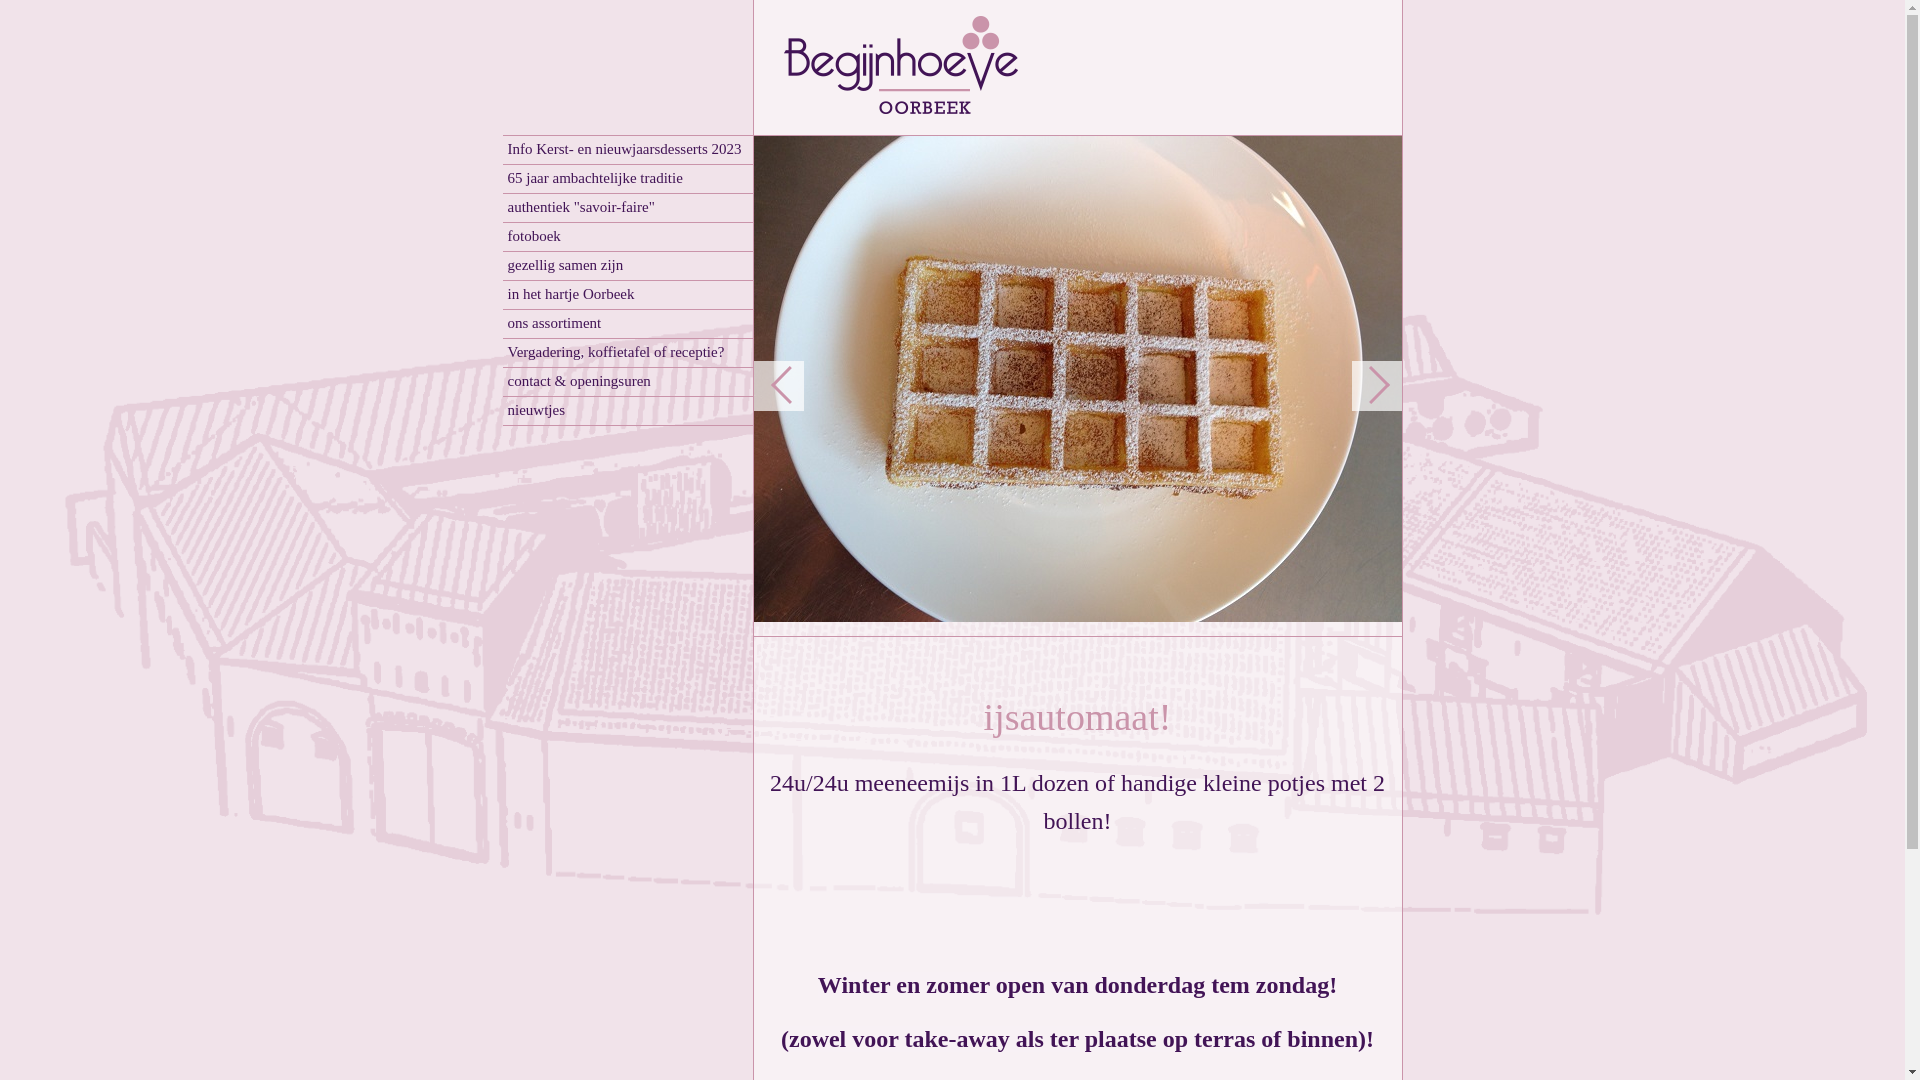  I want to click on 'contact & openingsuren', so click(626, 382).